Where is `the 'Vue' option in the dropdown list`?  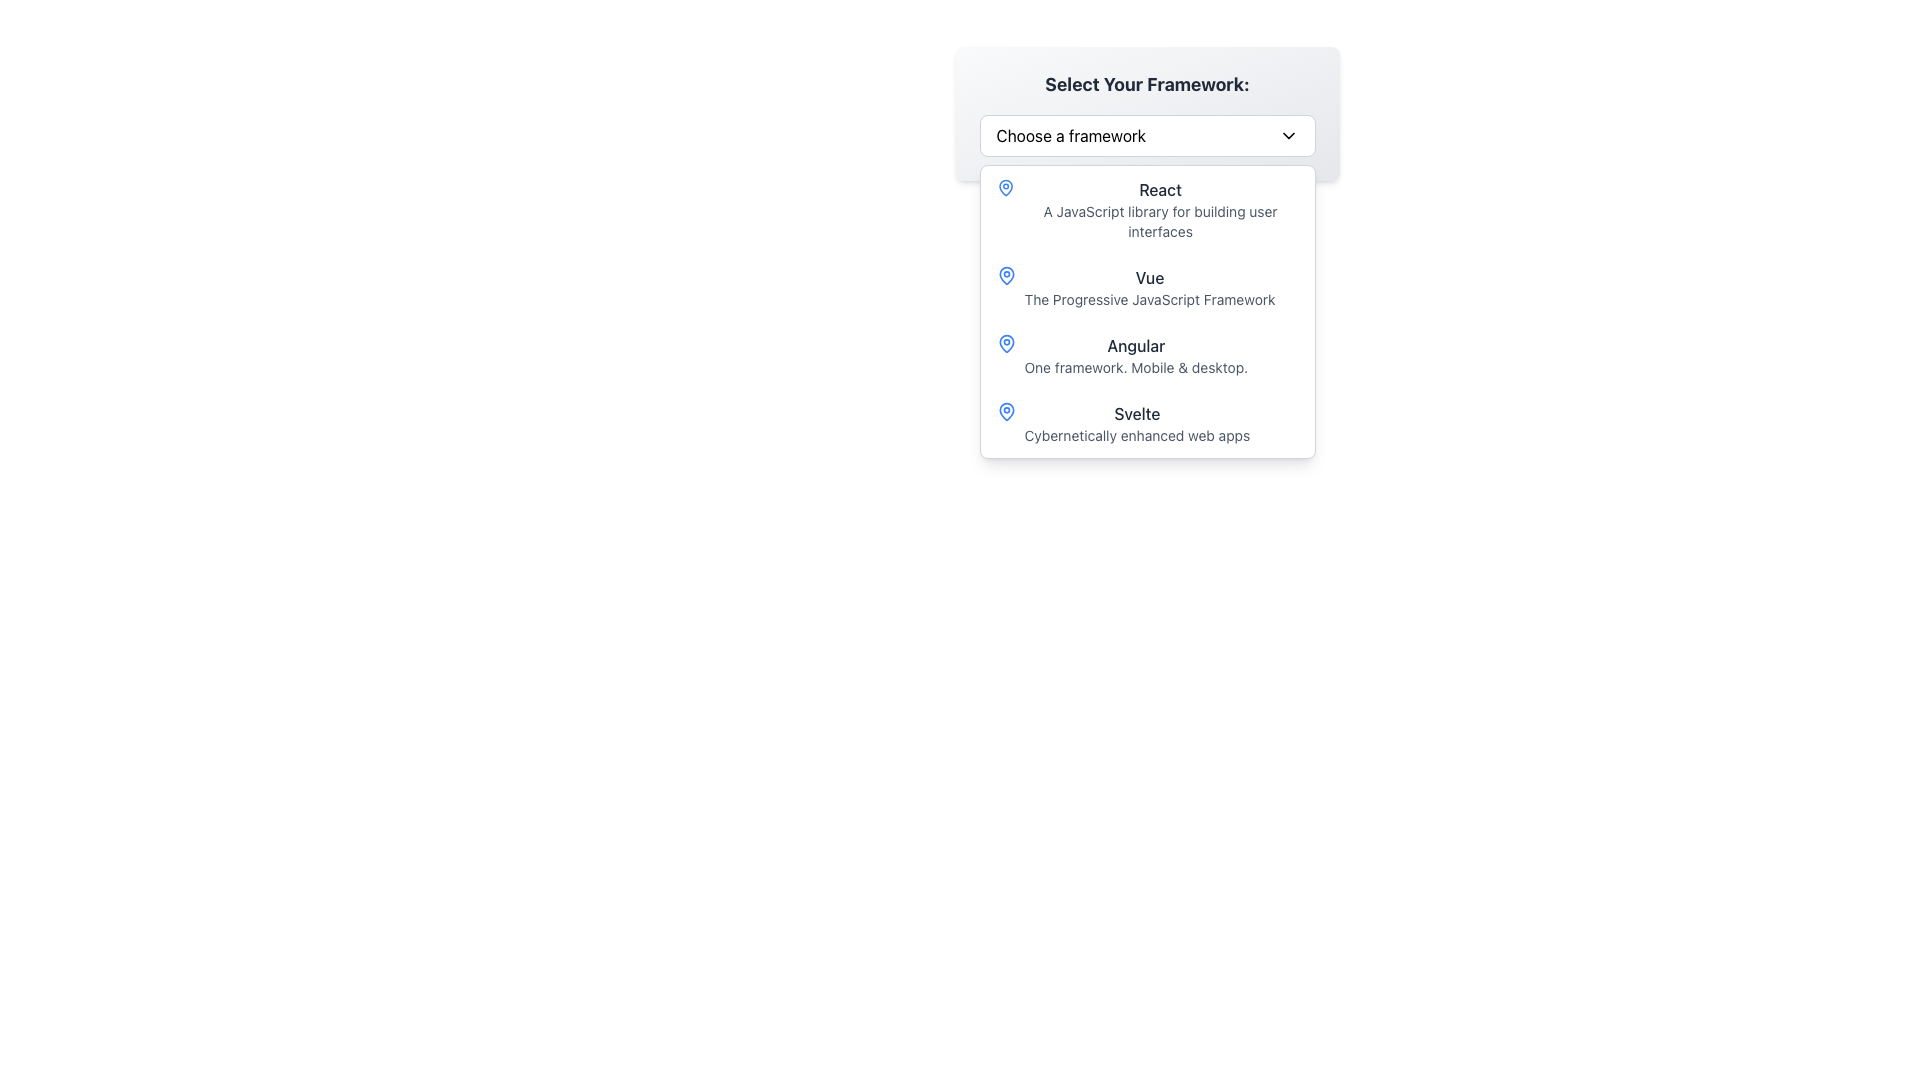
the 'Vue' option in the dropdown list is located at coordinates (1149, 288).